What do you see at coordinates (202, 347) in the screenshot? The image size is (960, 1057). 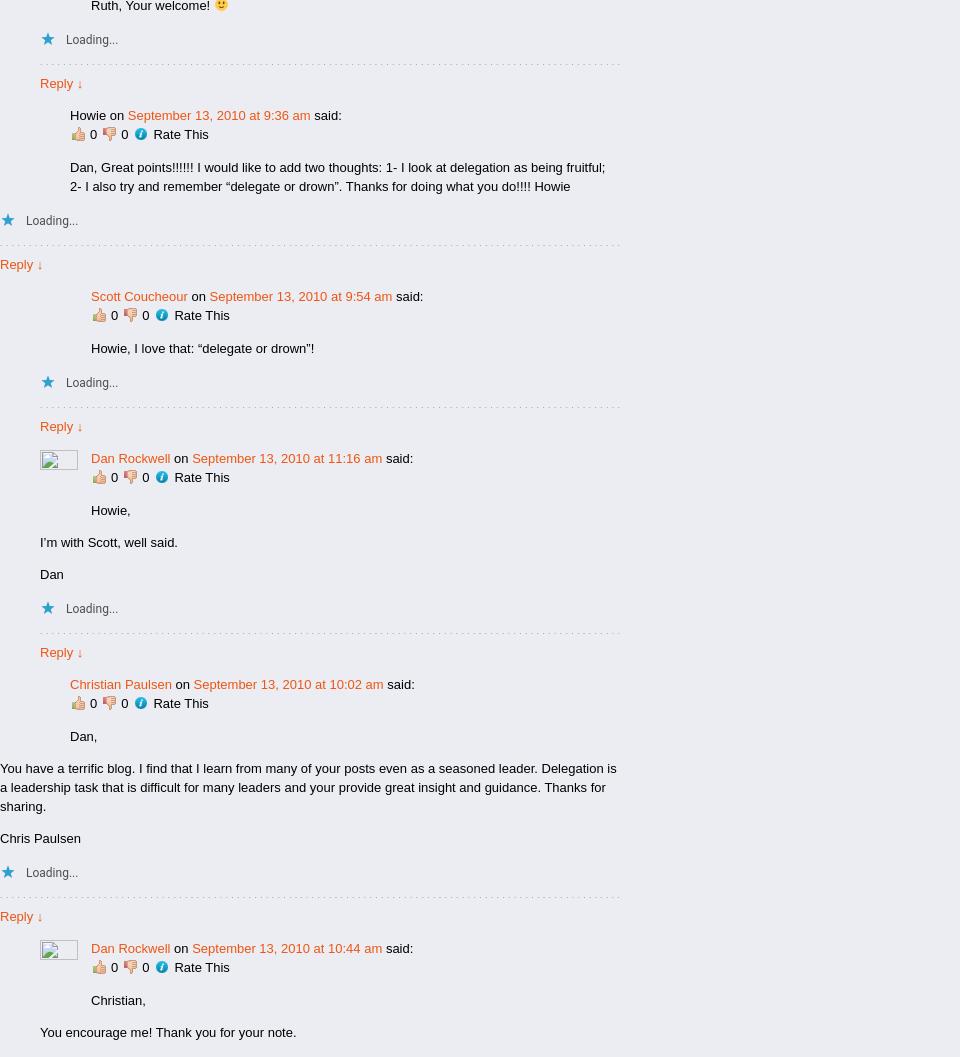 I see `'Howie, I love that: “delegate or drown”!'` at bounding box center [202, 347].